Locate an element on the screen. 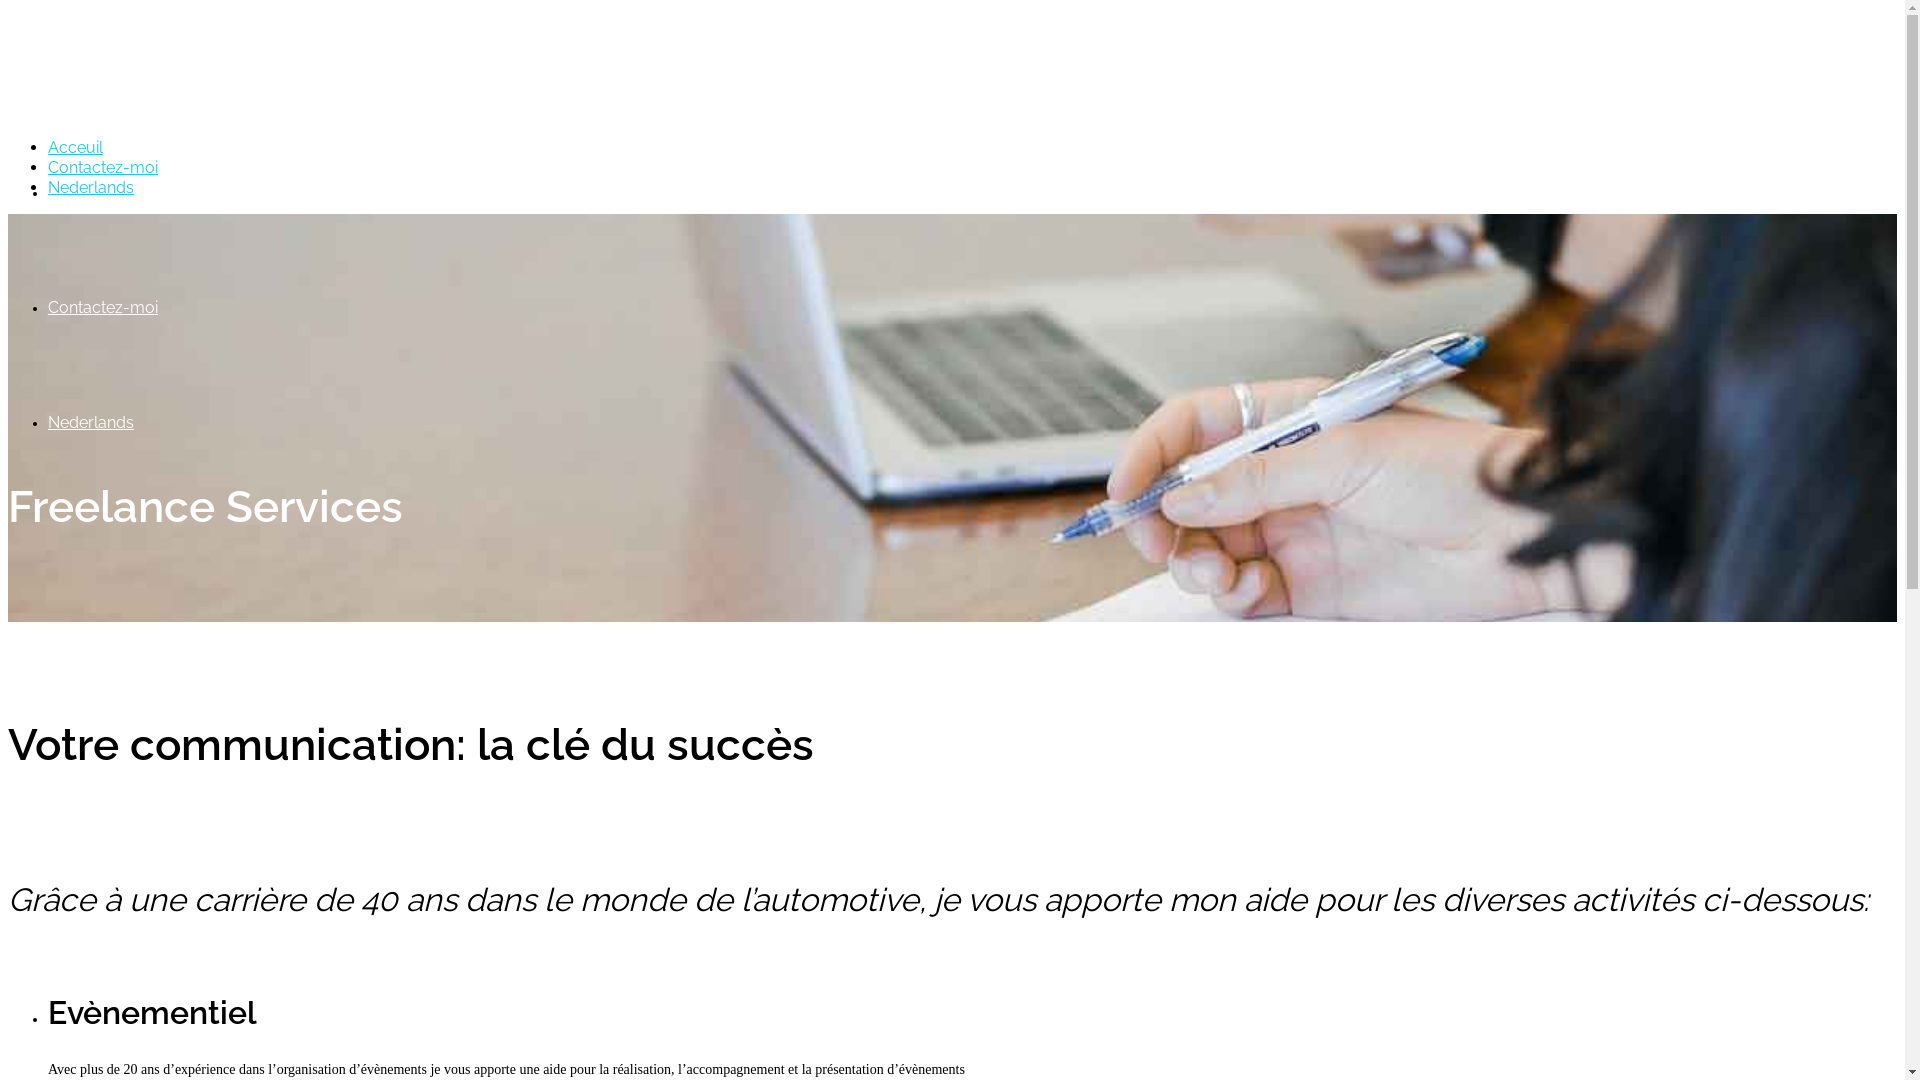 This screenshot has height=1080, width=1920. 'Nederlands' is located at coordinates (90, 187).